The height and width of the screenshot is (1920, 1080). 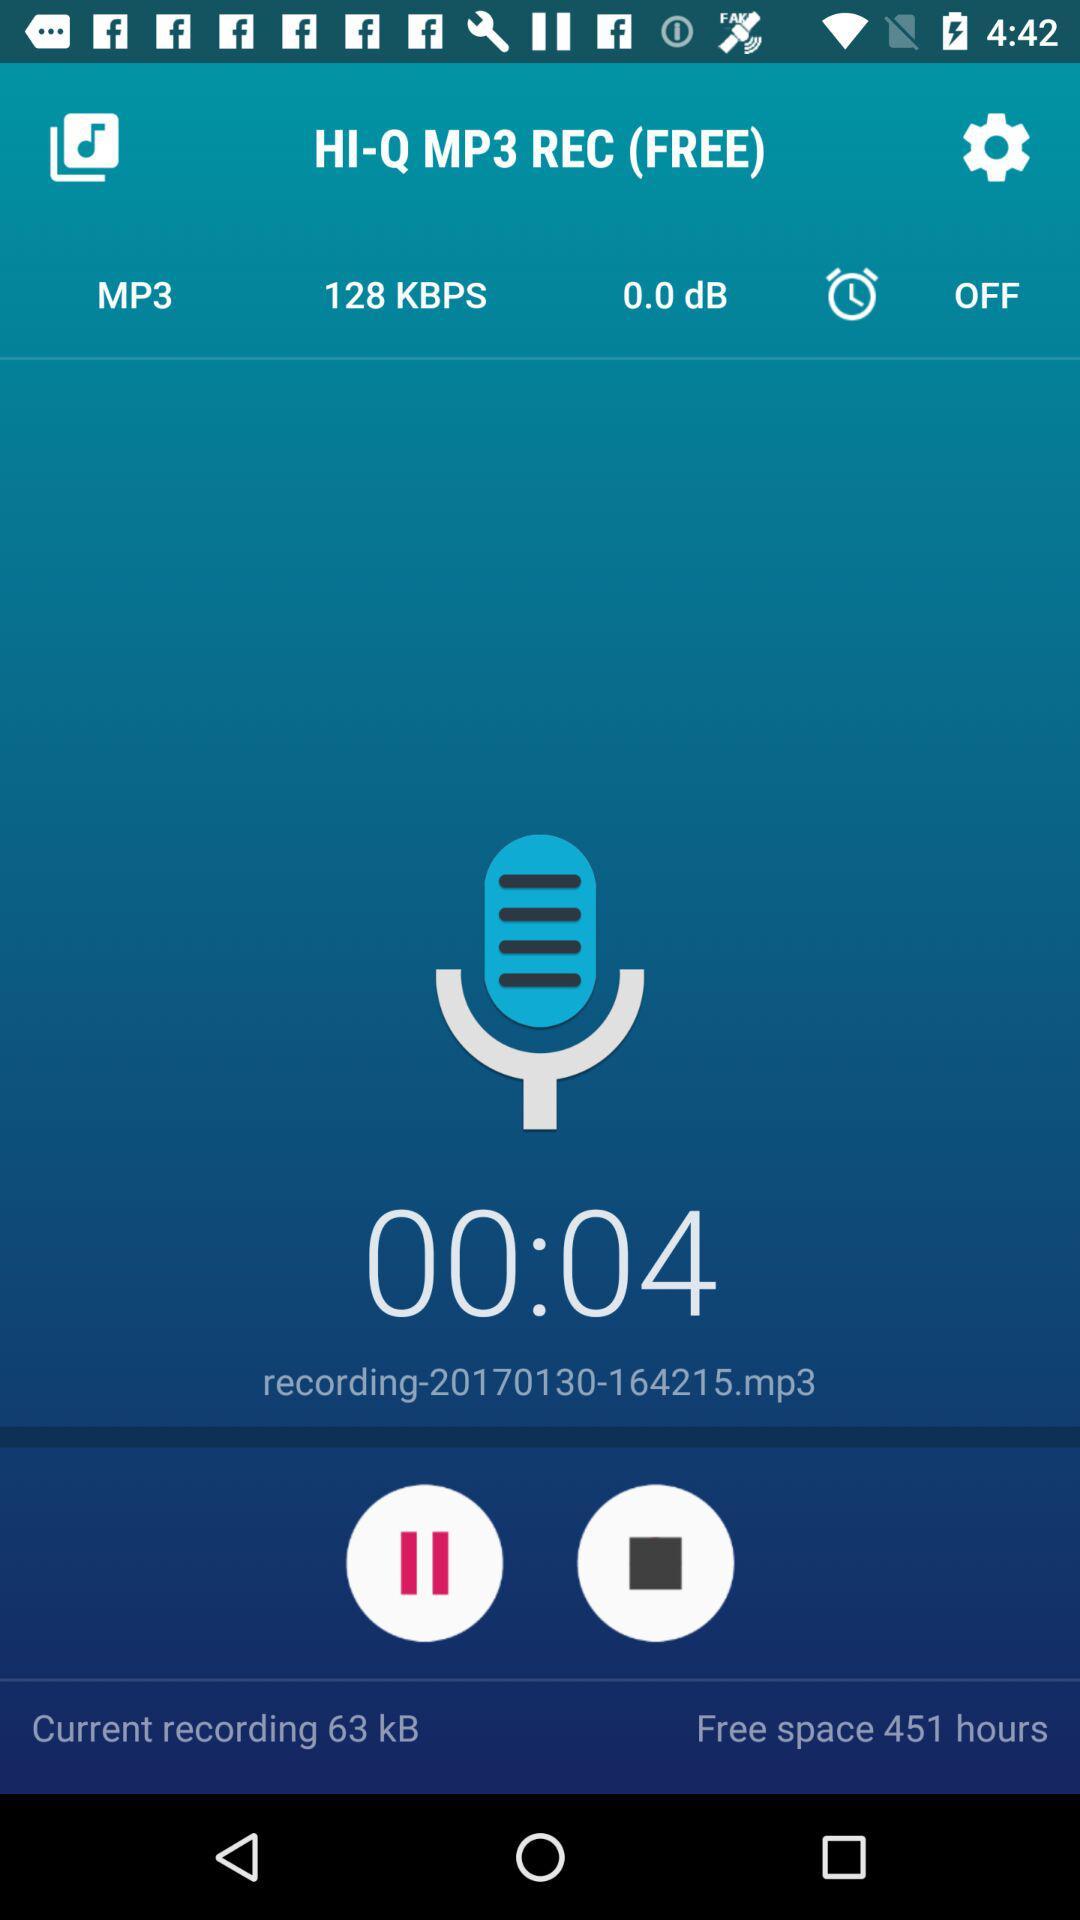 What do you see at coordinates (995, 146) in the screenshot?
I see `the icon to the right of the hi q mp3 item` at bounding box center [995, 146].